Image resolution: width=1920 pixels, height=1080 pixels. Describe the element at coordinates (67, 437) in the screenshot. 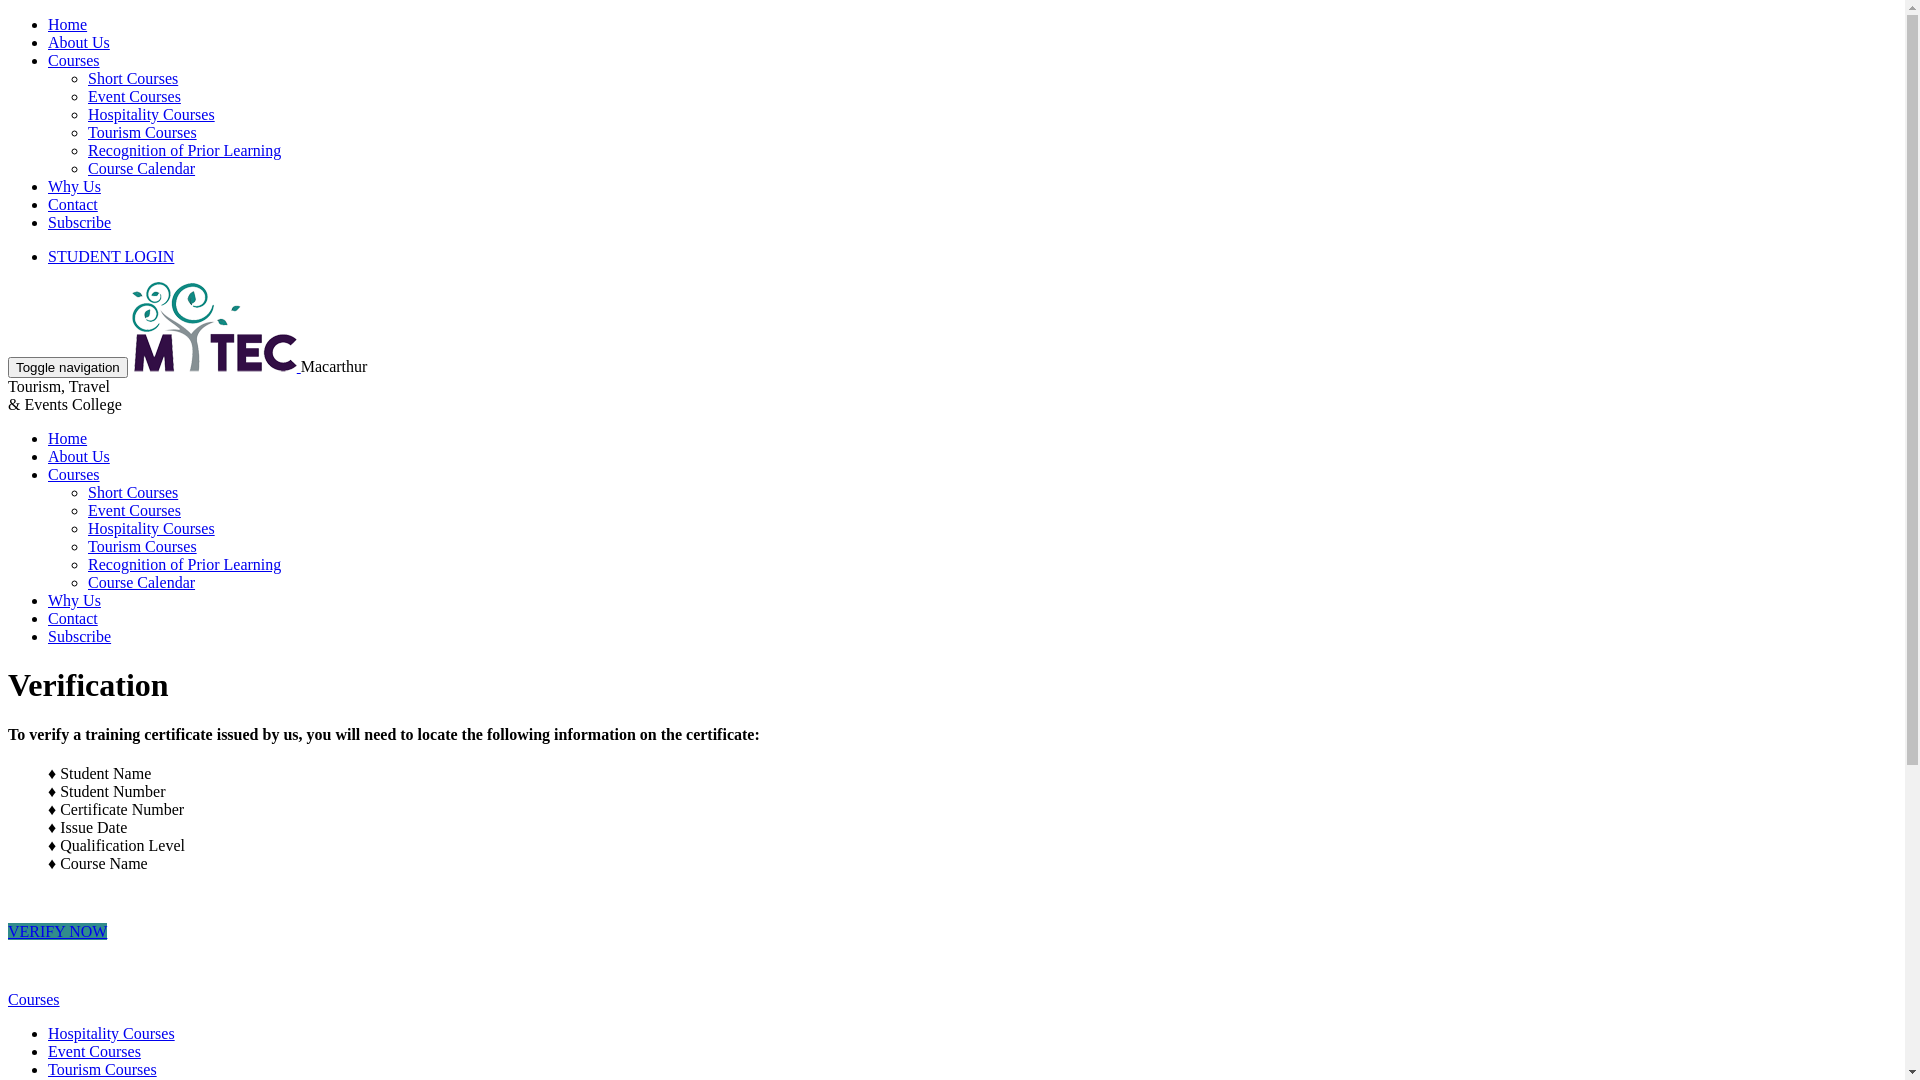

I see `'Home'` at that location.